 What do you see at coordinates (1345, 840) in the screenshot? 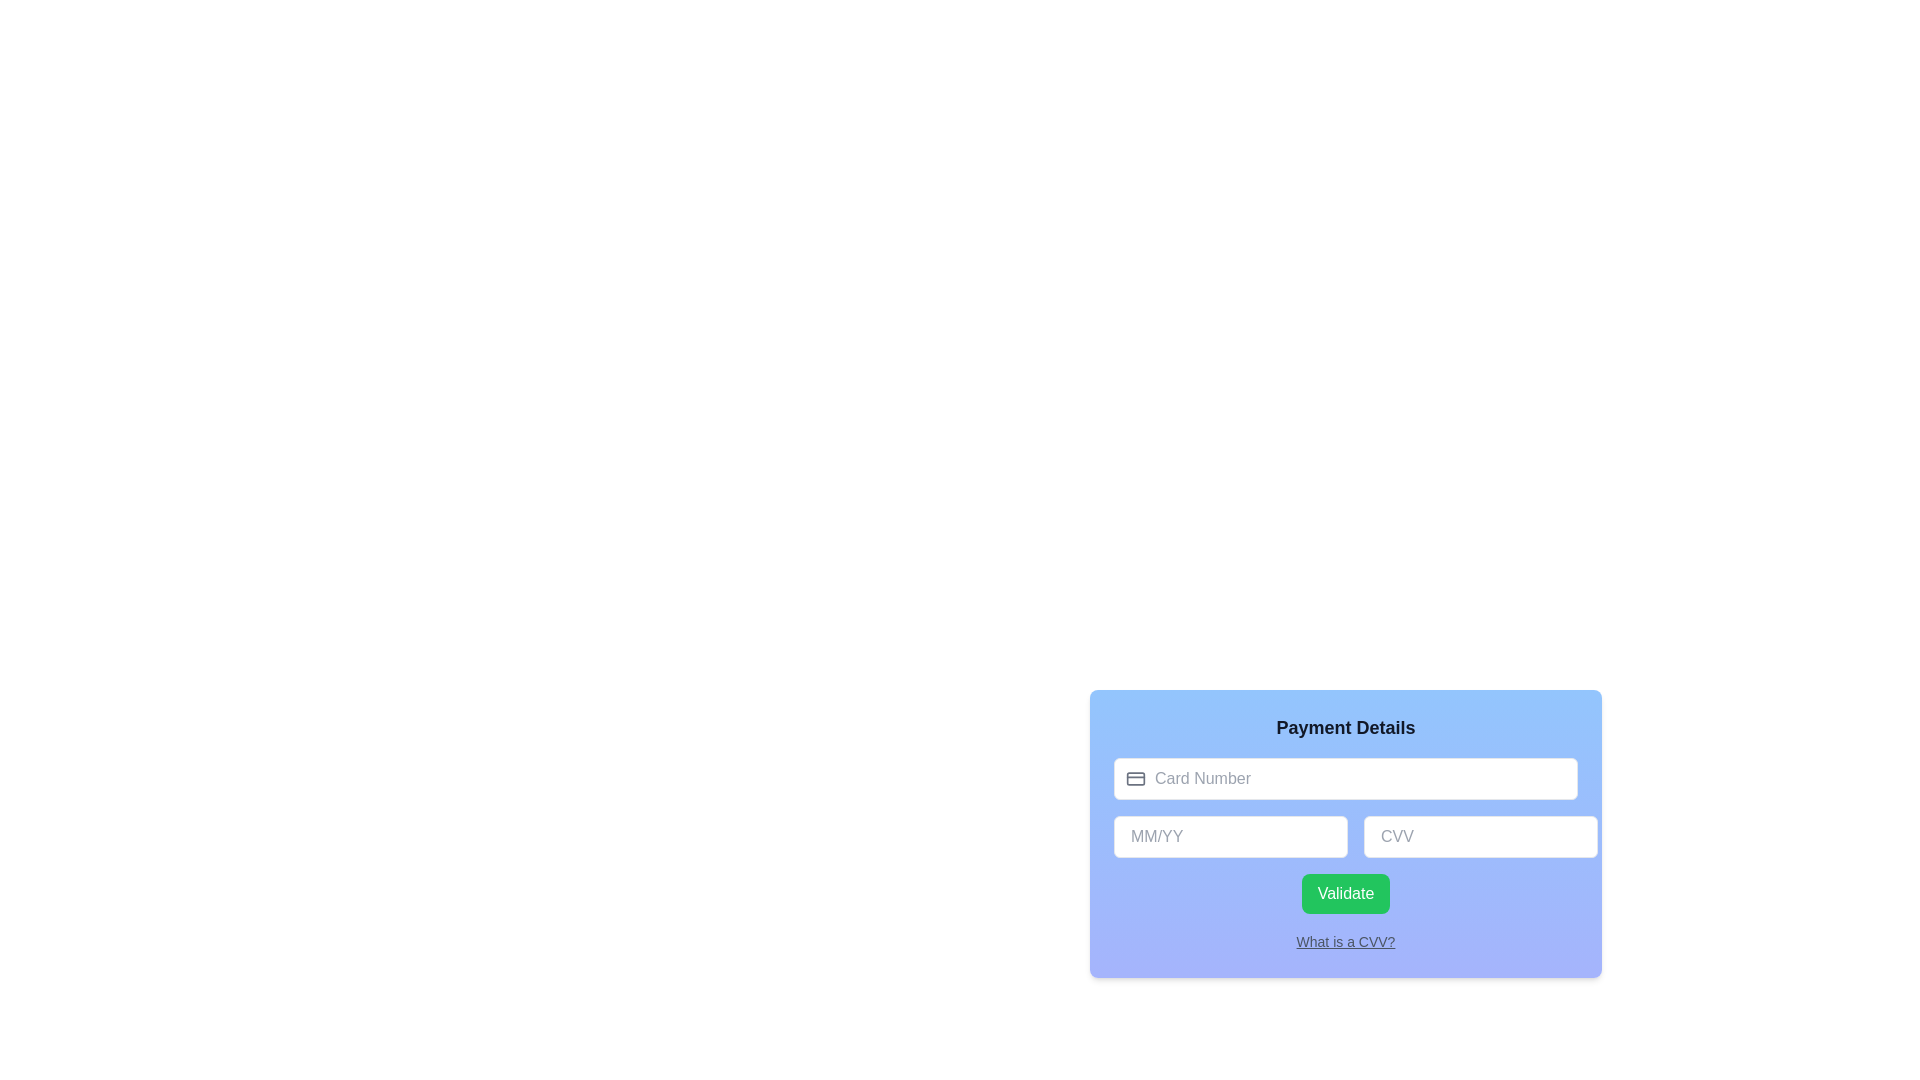
I see `the text input field that accepts date or expiry input, indicated by the placeholder text 'MM/YY', to focus on it` at bounding box center [1345, 840].